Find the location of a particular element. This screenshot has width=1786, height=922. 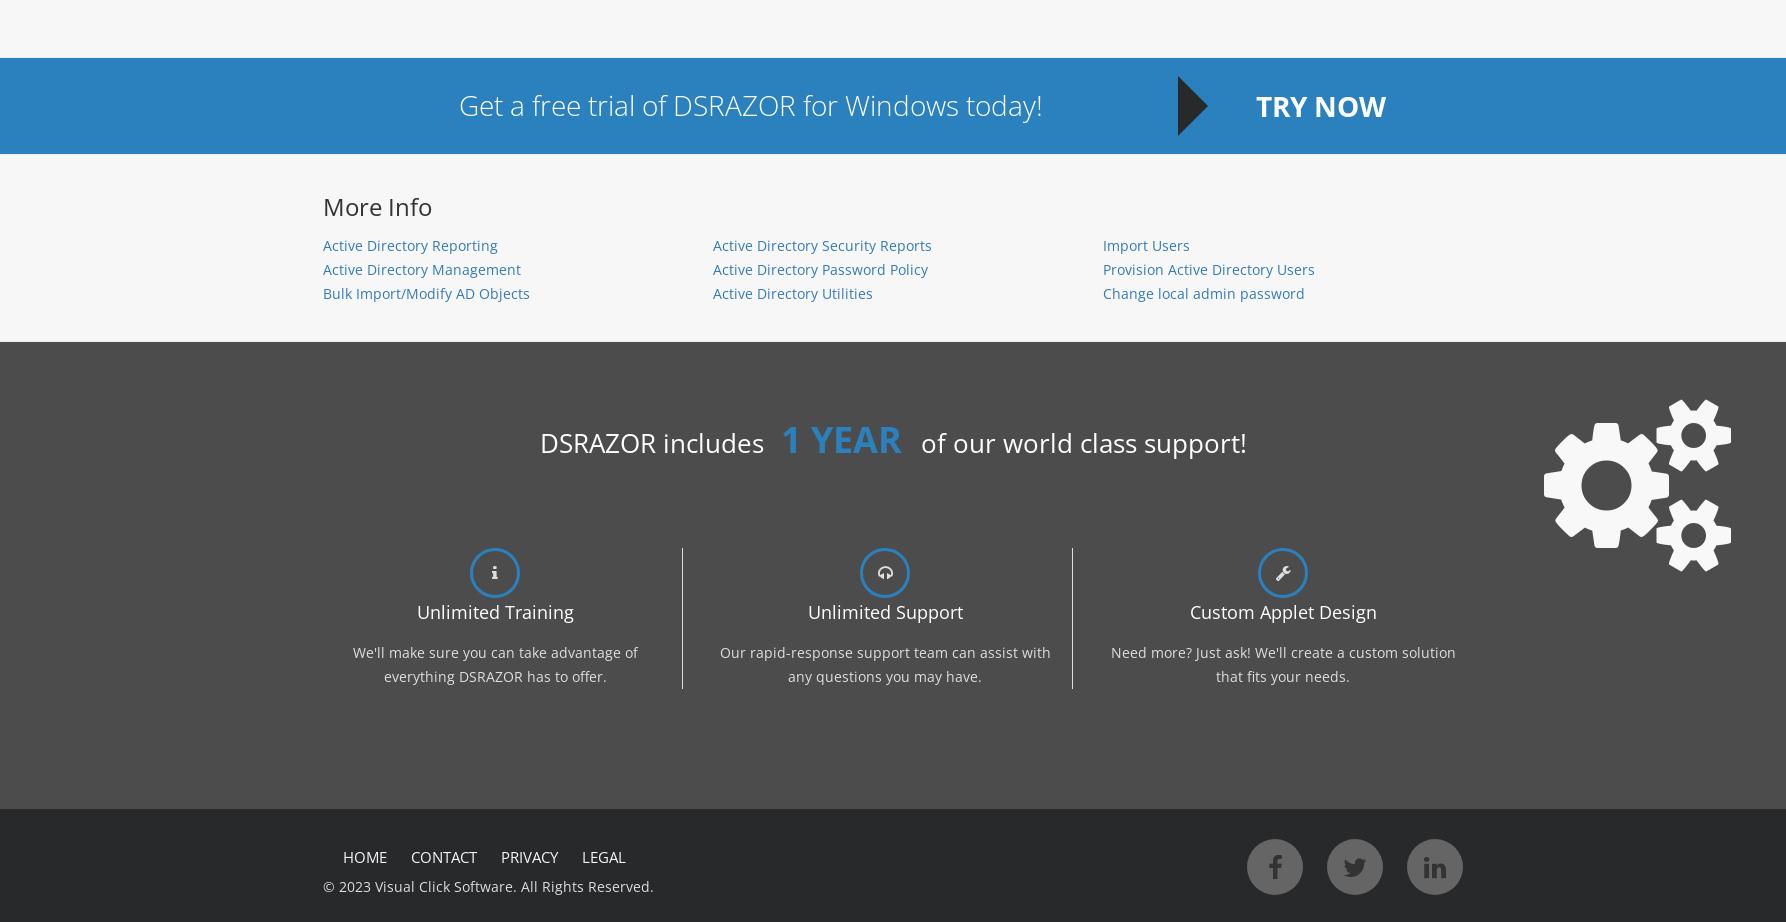

'1 YEAR' is located at coordinates (843, 438).